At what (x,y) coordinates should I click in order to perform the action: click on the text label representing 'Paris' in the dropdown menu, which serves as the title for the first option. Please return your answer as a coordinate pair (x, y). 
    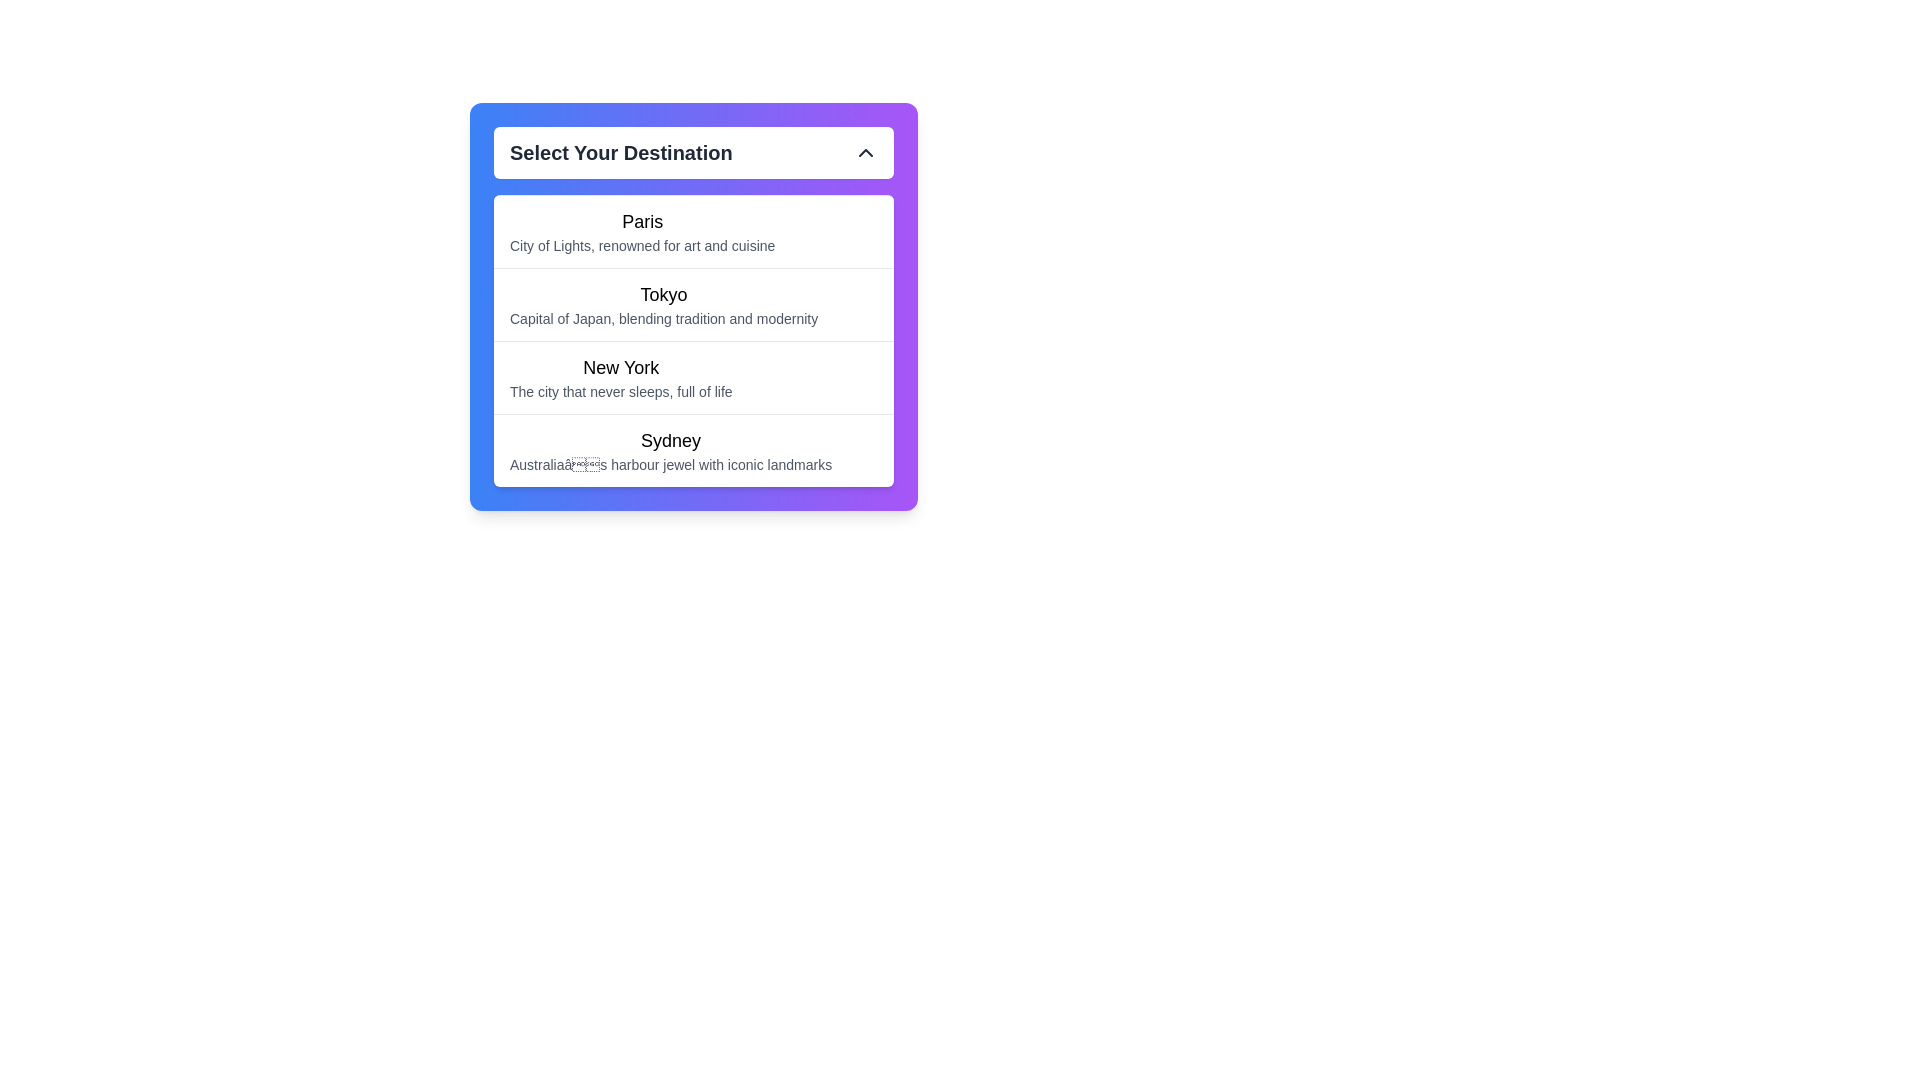
    Looking at the image, I should click on (642, 222).